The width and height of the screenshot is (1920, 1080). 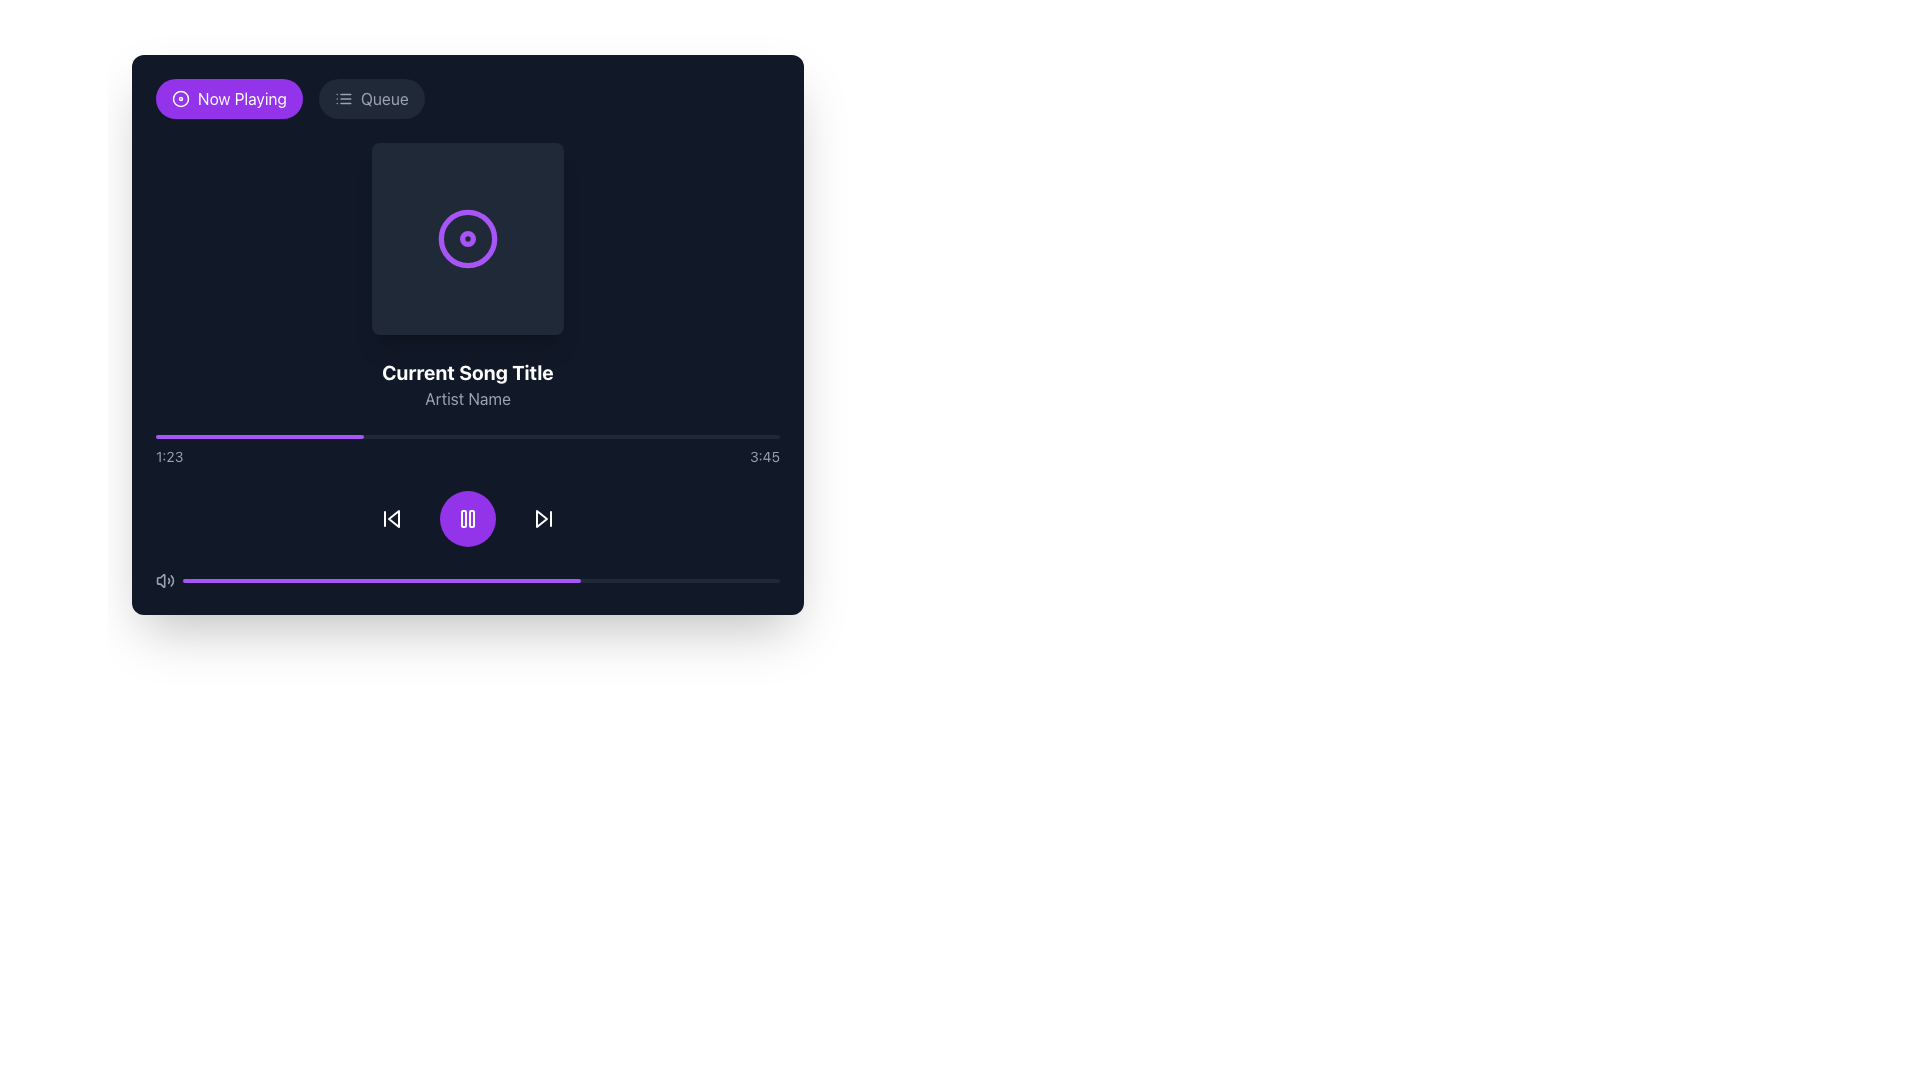 I want to click on the animation of the interactive visual representation located below the 'Now Playing' header and above the song title and artist information, so click(x=466, y=238).